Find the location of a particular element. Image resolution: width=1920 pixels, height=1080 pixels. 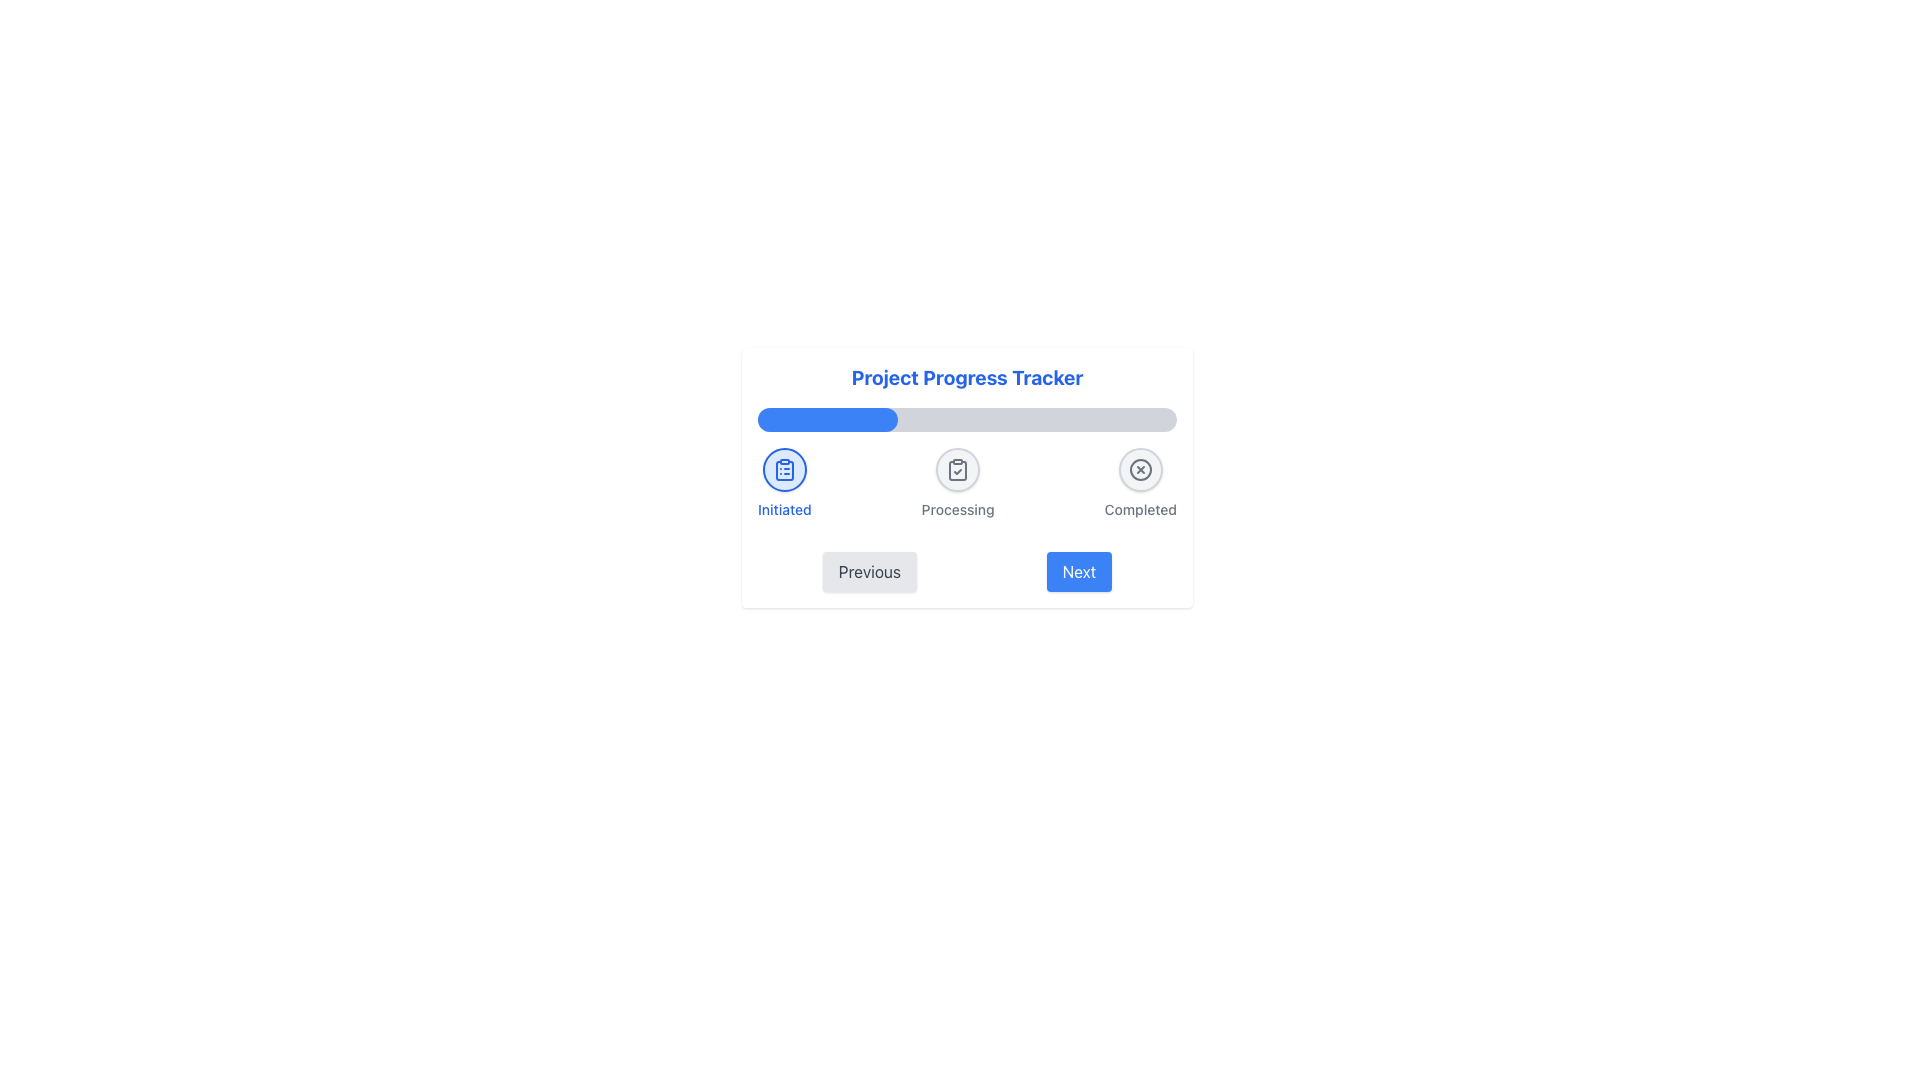

the gray stroke circle with a diameter of 20 pixels, located in the 'Completed' section of the progress tracker, near the bottom-right of the main interface card is located at coordinates (1140, 470).